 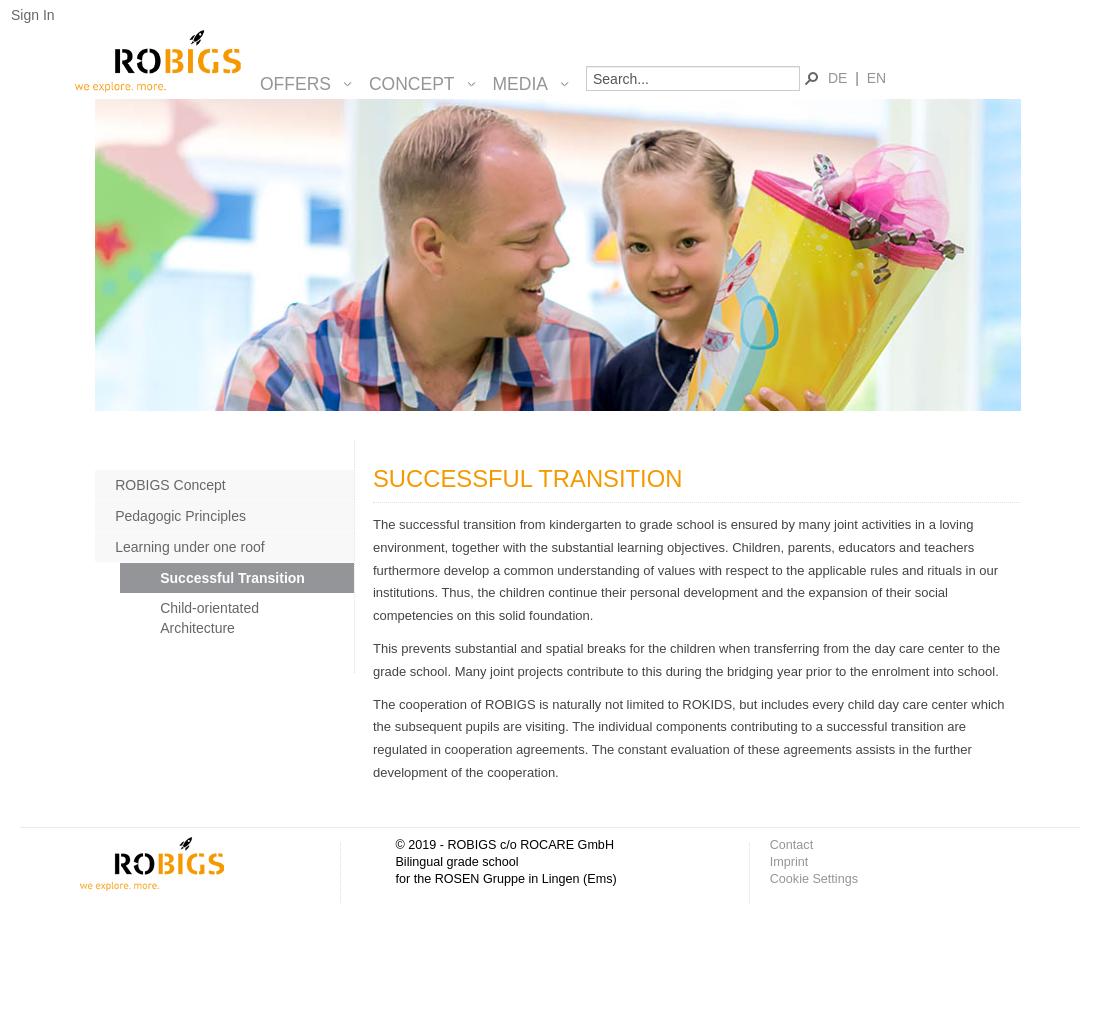 What do you see at coordinates (504, 843) in the screenshot?
I see `'© 2019 - ROBIGS c/o ROCARE GmbH'` at bounding box center [504, 843].